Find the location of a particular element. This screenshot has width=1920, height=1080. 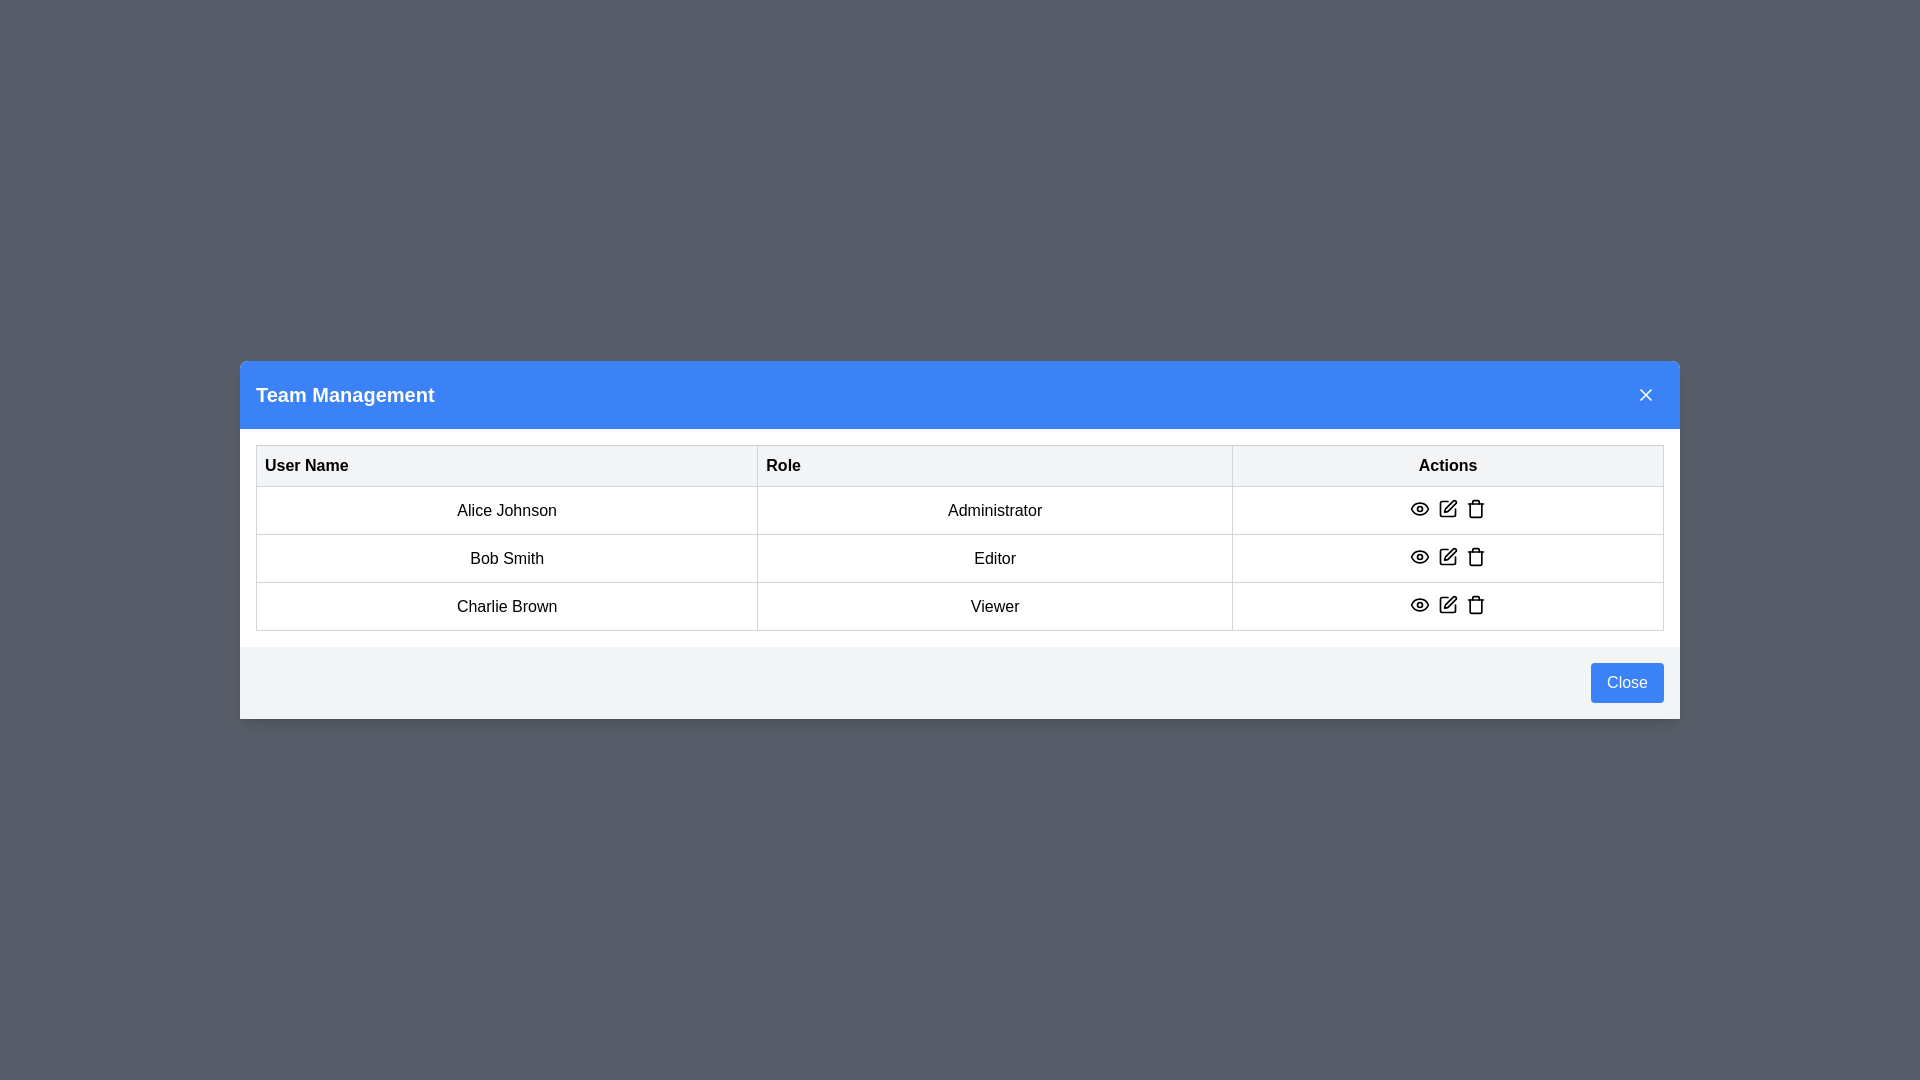

the SVG-based visibility icon located in the last row of the 'Actions' column of the table is located at coordinates (1419, 604).